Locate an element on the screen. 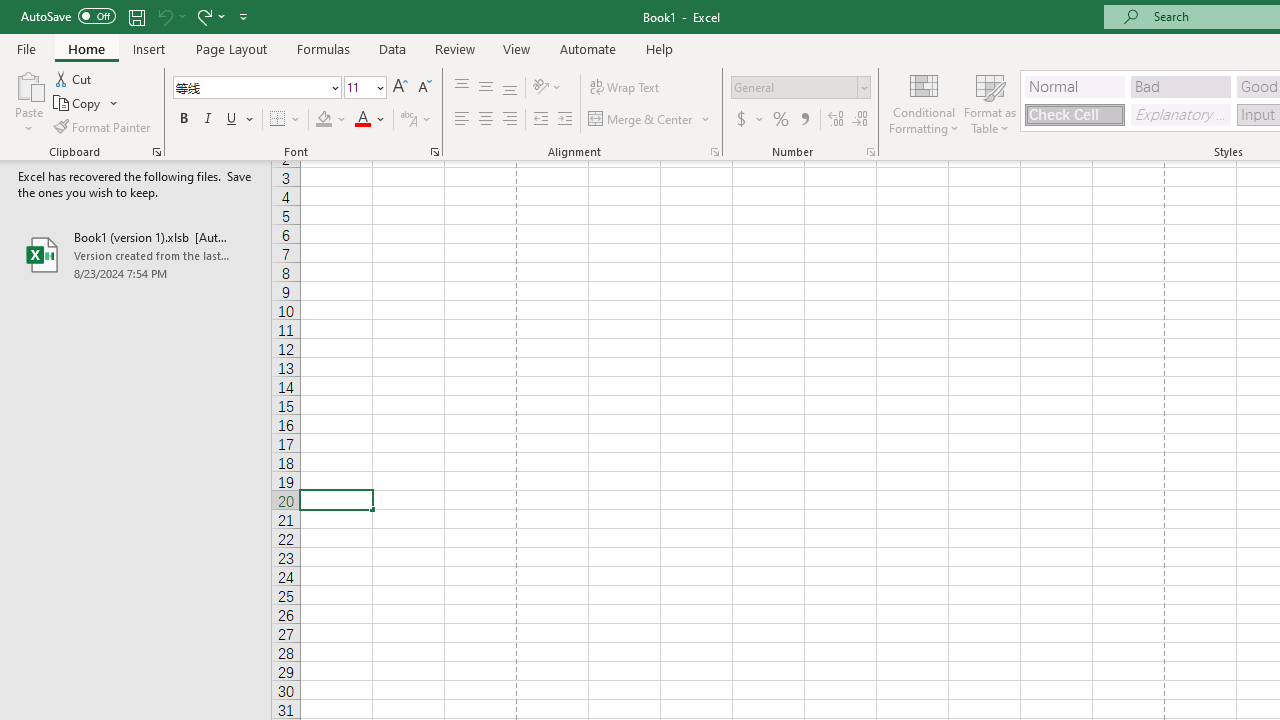 The width and height of the screenshot is (1280, 720). 'Redo' is located at coordinates (203, 16).